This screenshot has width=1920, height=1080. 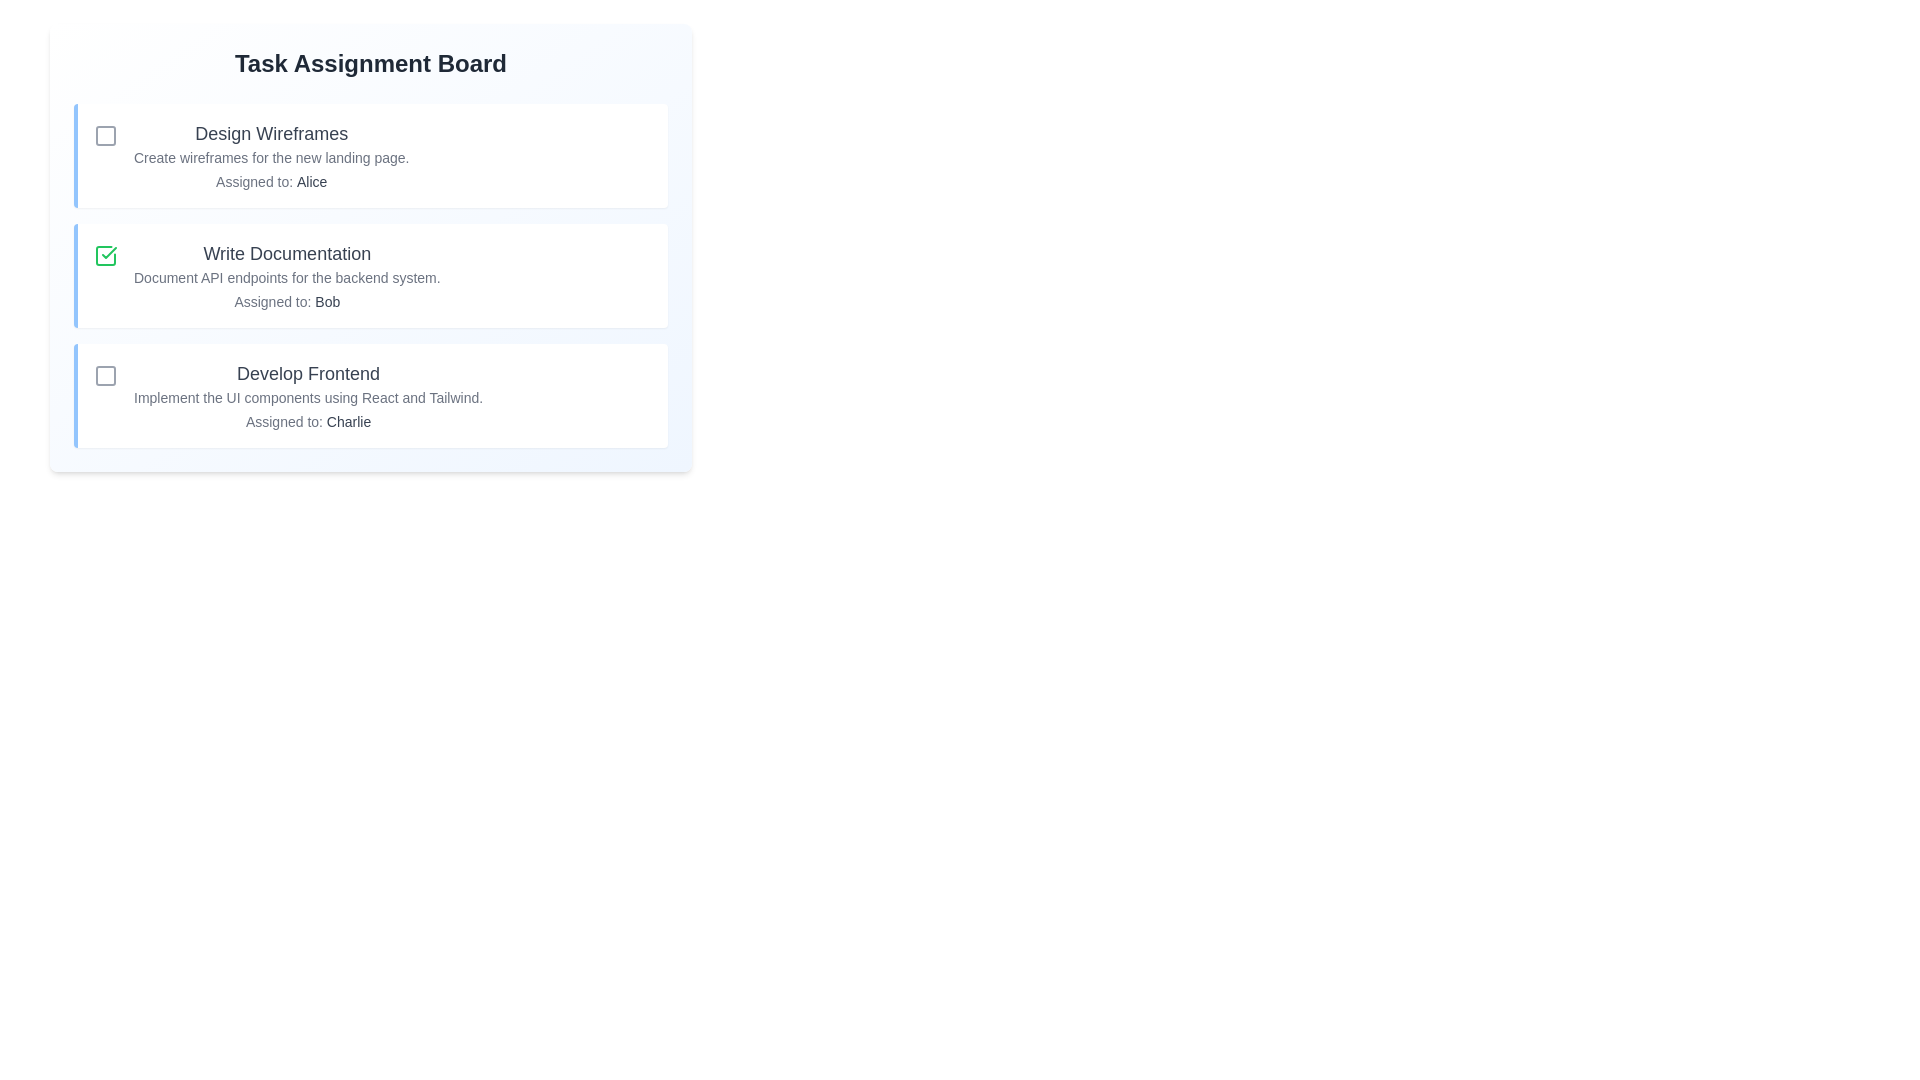 What do you see at coordinates (286, 277) in the screenshot?
I see `detailed description provided by the static text element located below the title 'Write Documentation' and above the assignment section 'Assigned to: Bob'` at bounding box center [286, 277].